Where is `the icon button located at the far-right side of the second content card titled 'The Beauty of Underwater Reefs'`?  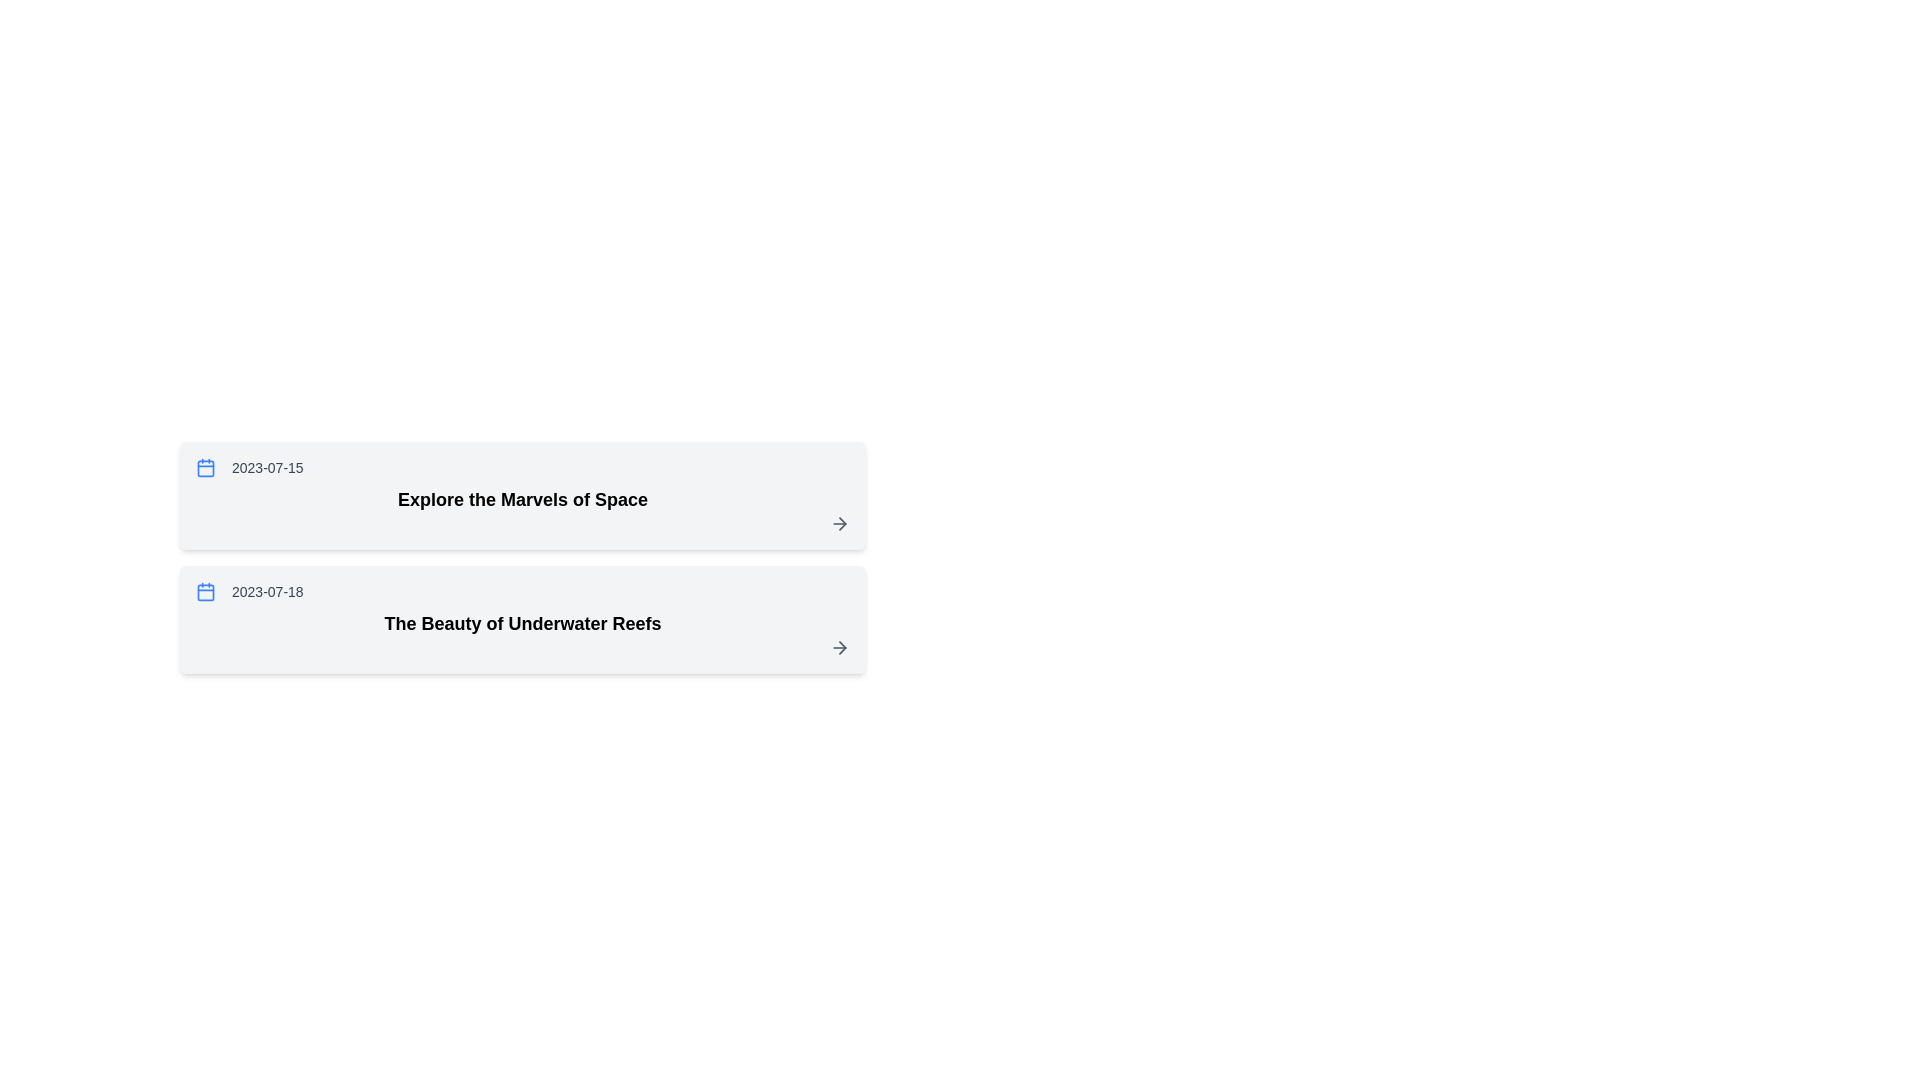
the icon button located at the far-right side of the second content card titled 'The Beauty of Underwater Reefs' is located at coordinates (840, 648).